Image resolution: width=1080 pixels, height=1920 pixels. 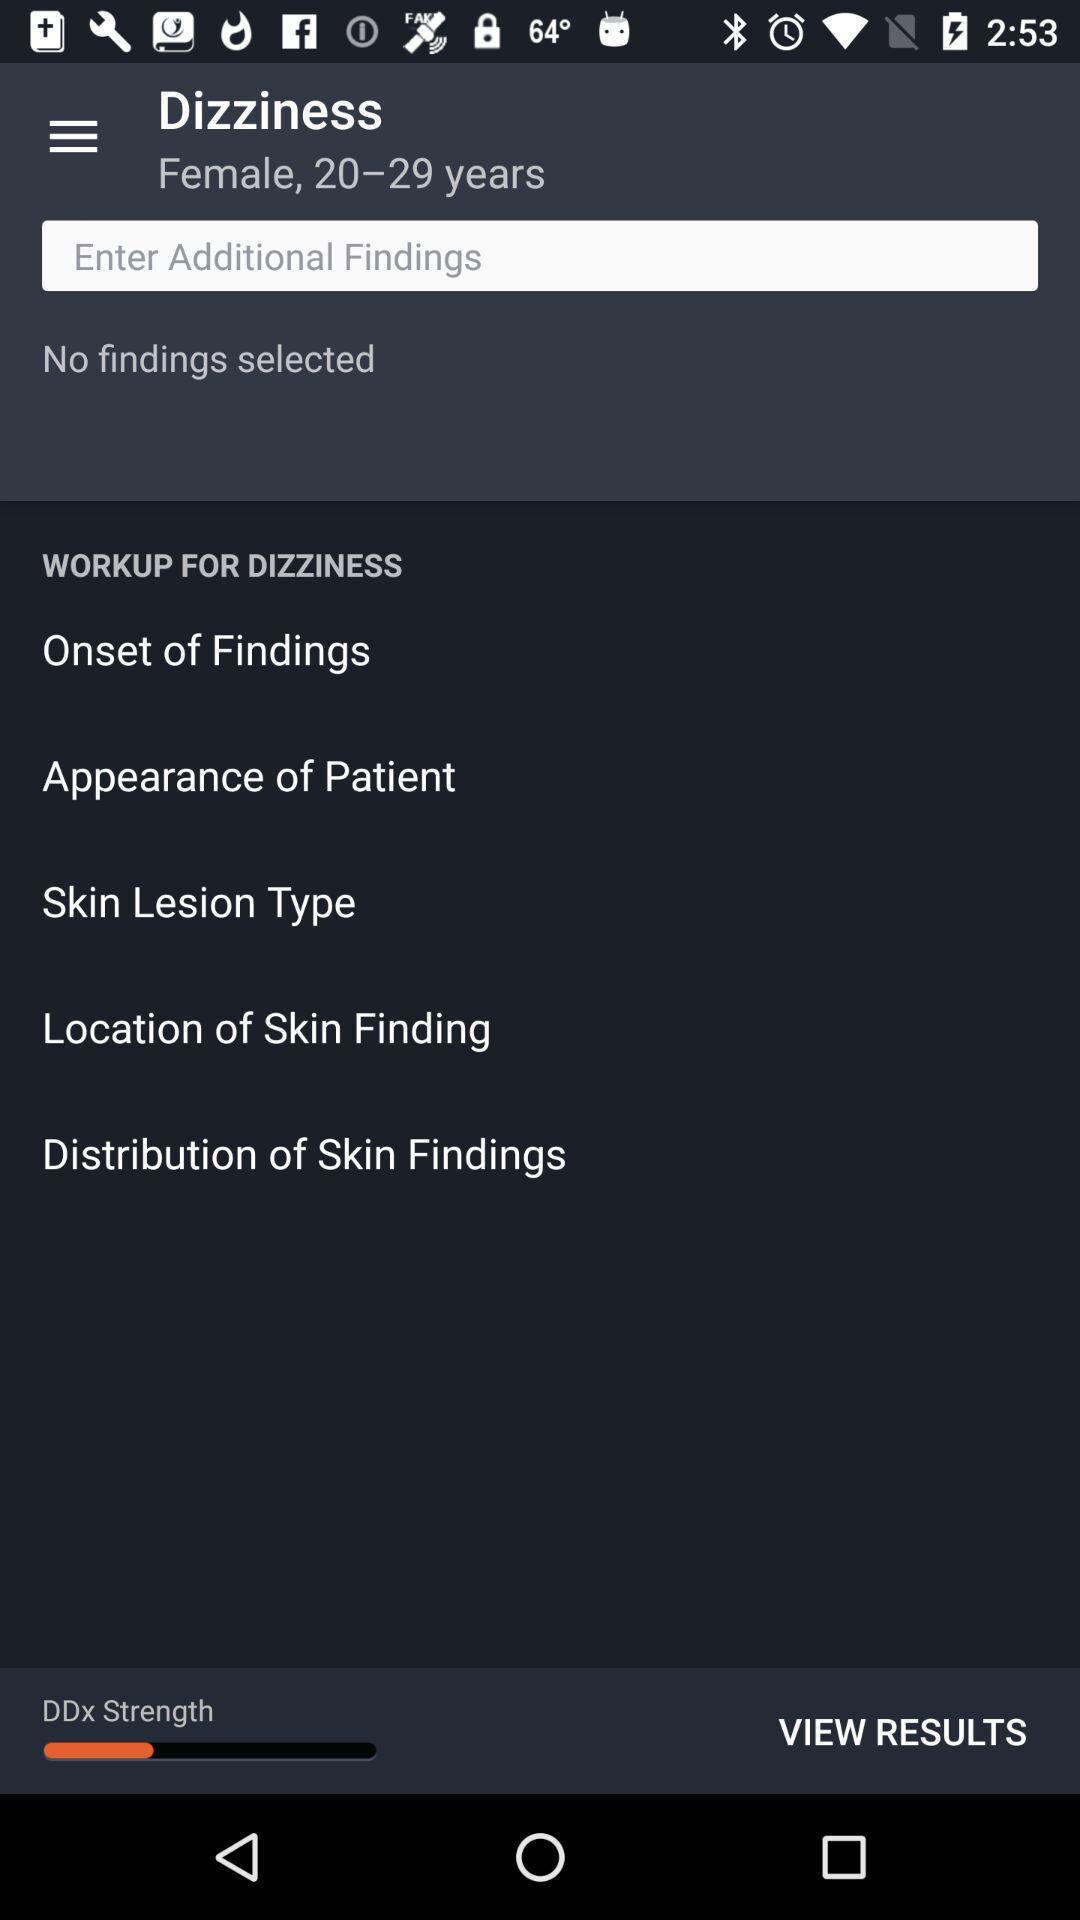 I want to click on search for content, so click(x=540, y=254).